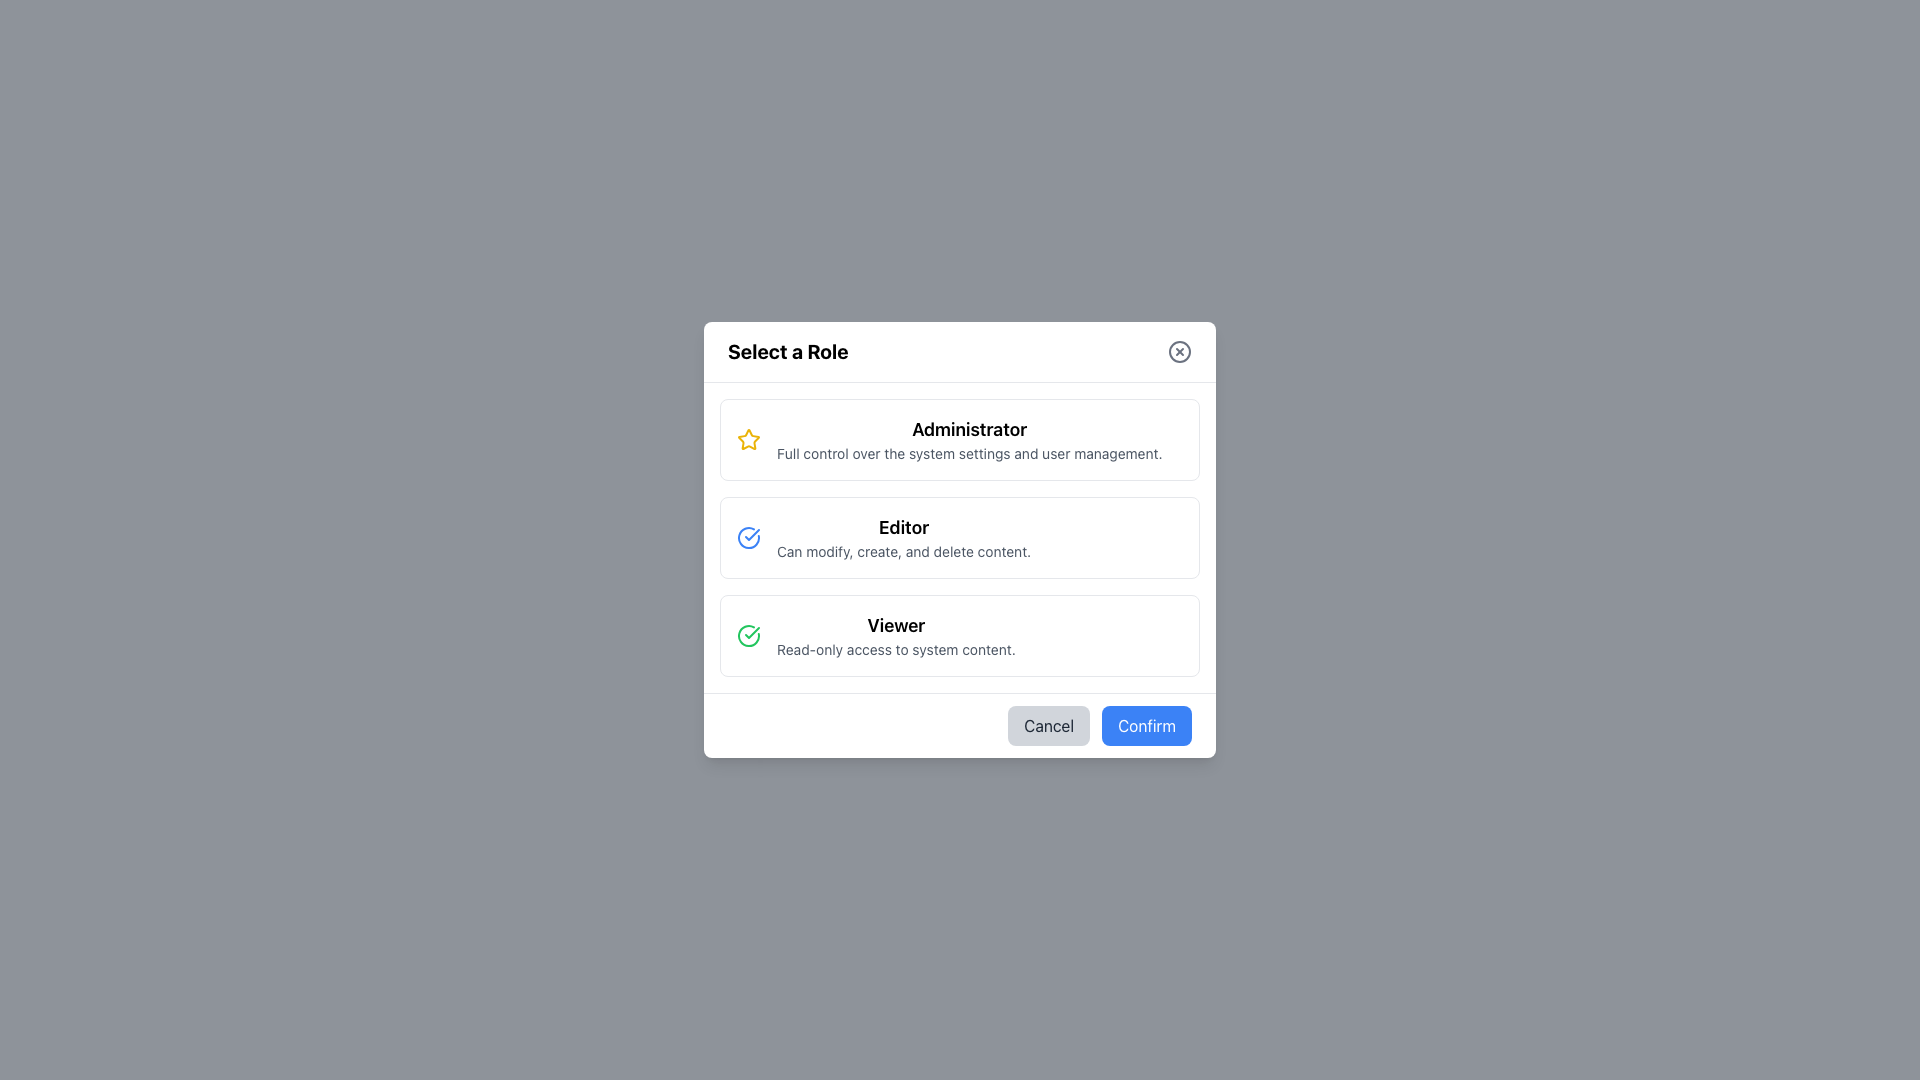 The width and height of the screenshot is (1920, 1080). I want to click on the star icon representing the 'Administrator' role option in the list of roles, positioned at the top of the list, so click(747, 438).